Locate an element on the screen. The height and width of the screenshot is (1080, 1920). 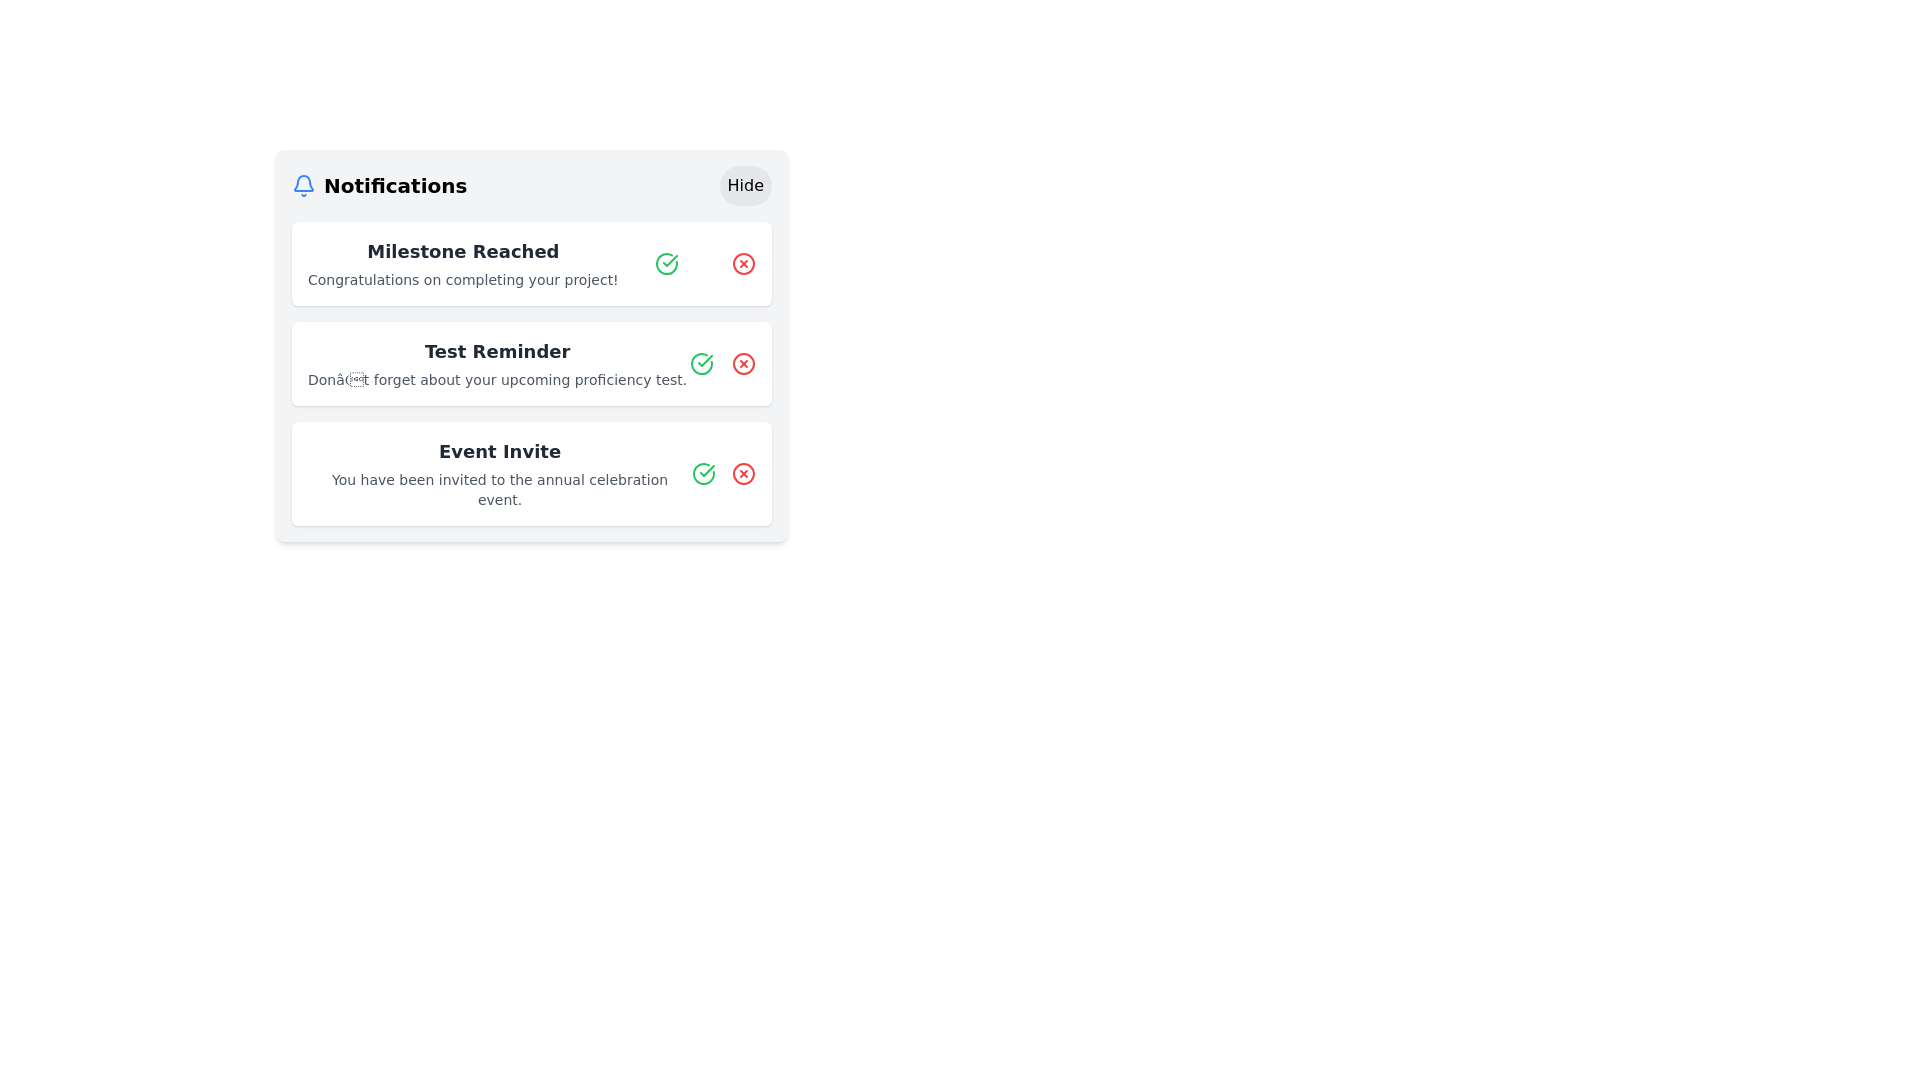
the circular checkmark button enclosed within a green circle outline, located to the right of the 'Event Invite' notification is located at coordinates (704, 474).